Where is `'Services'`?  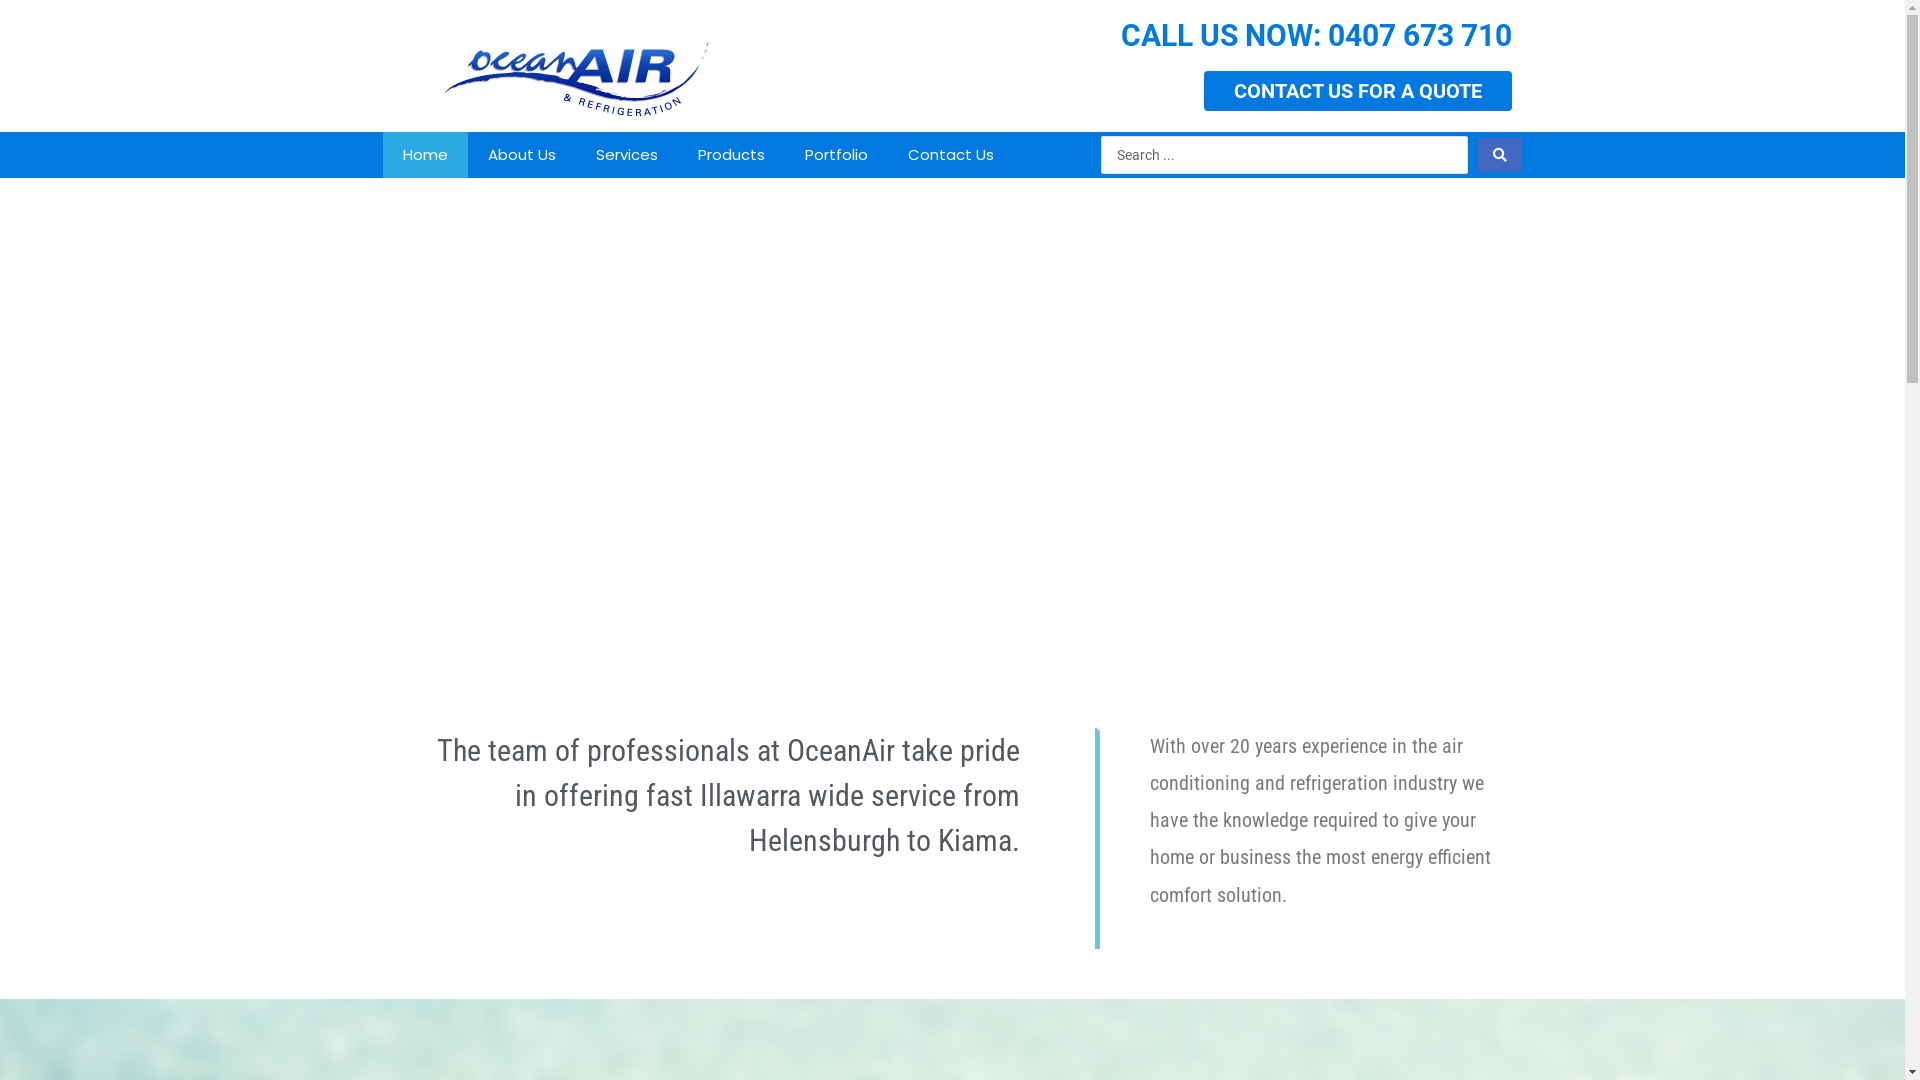 'Services' is located at coordinates (626, 153).